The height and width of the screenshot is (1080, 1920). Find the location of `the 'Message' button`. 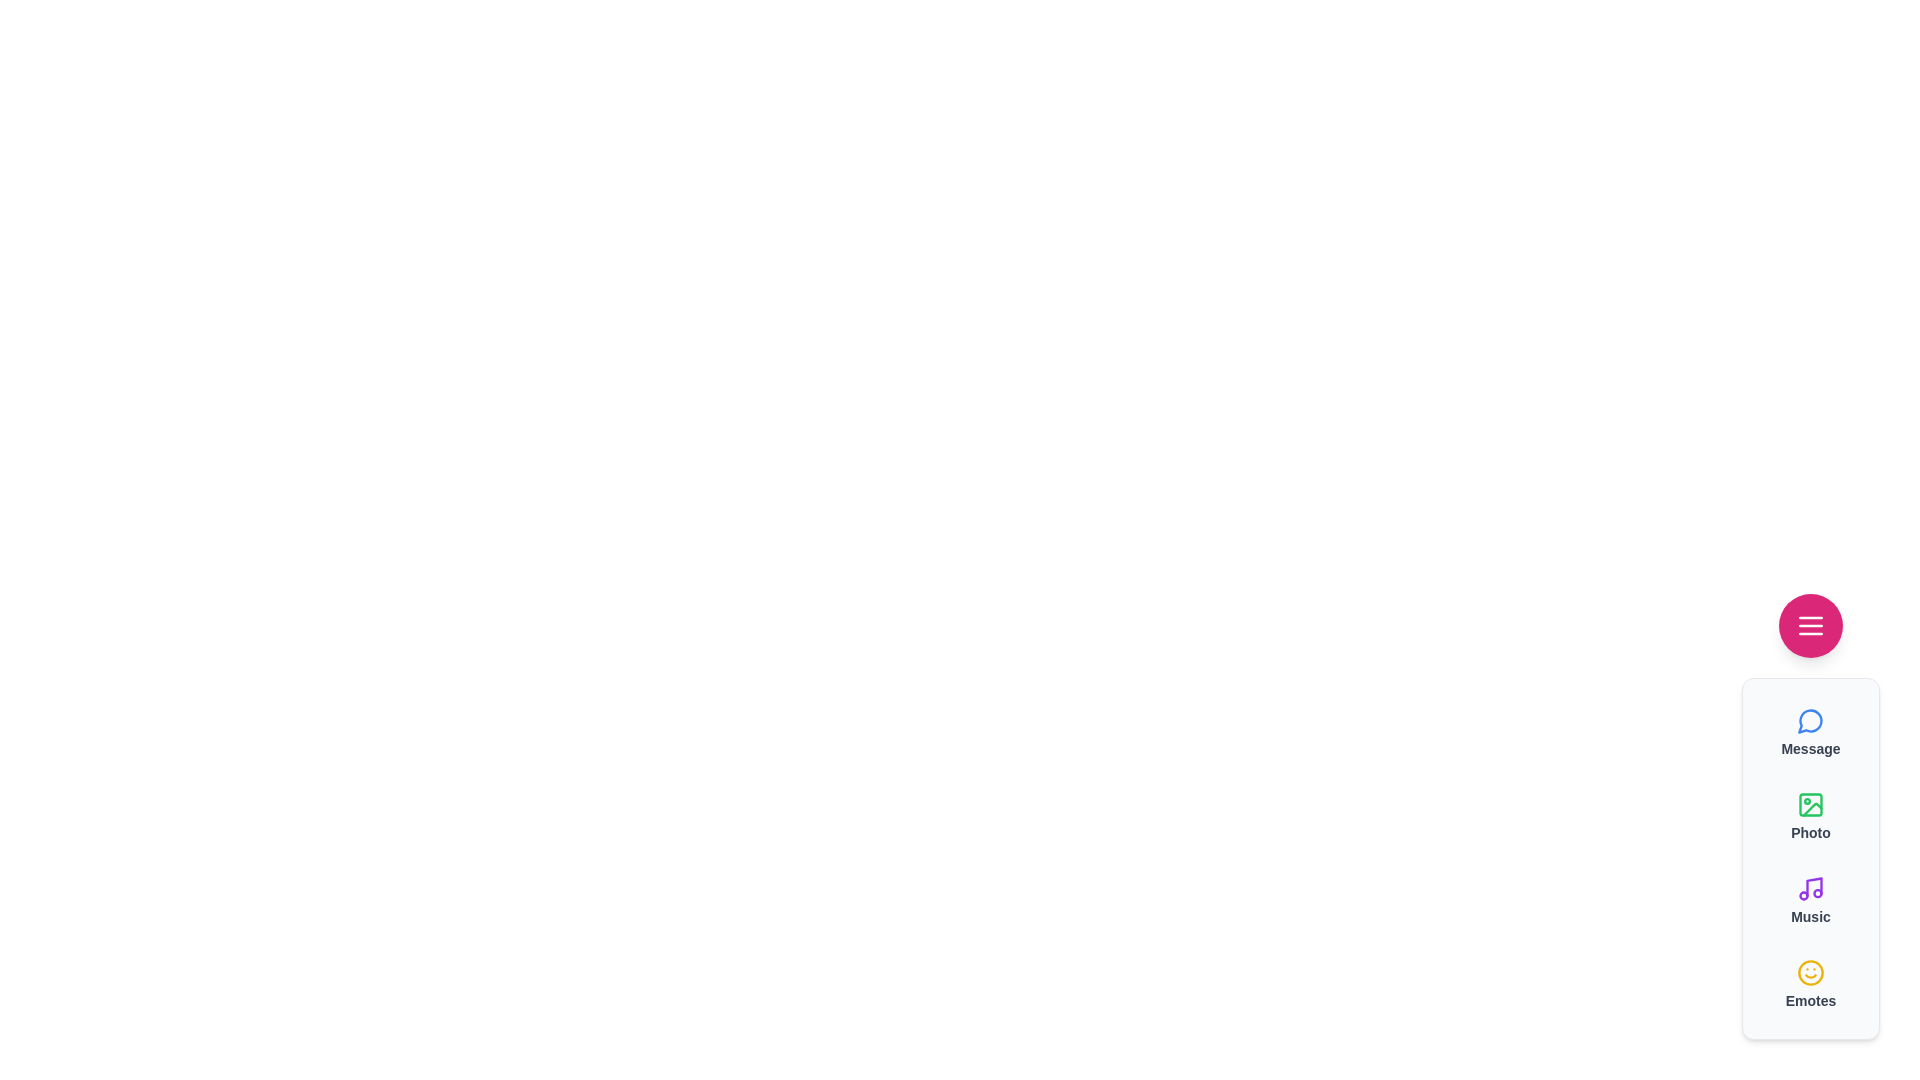

the 'Message' button is located at coordinates (1810, 732).